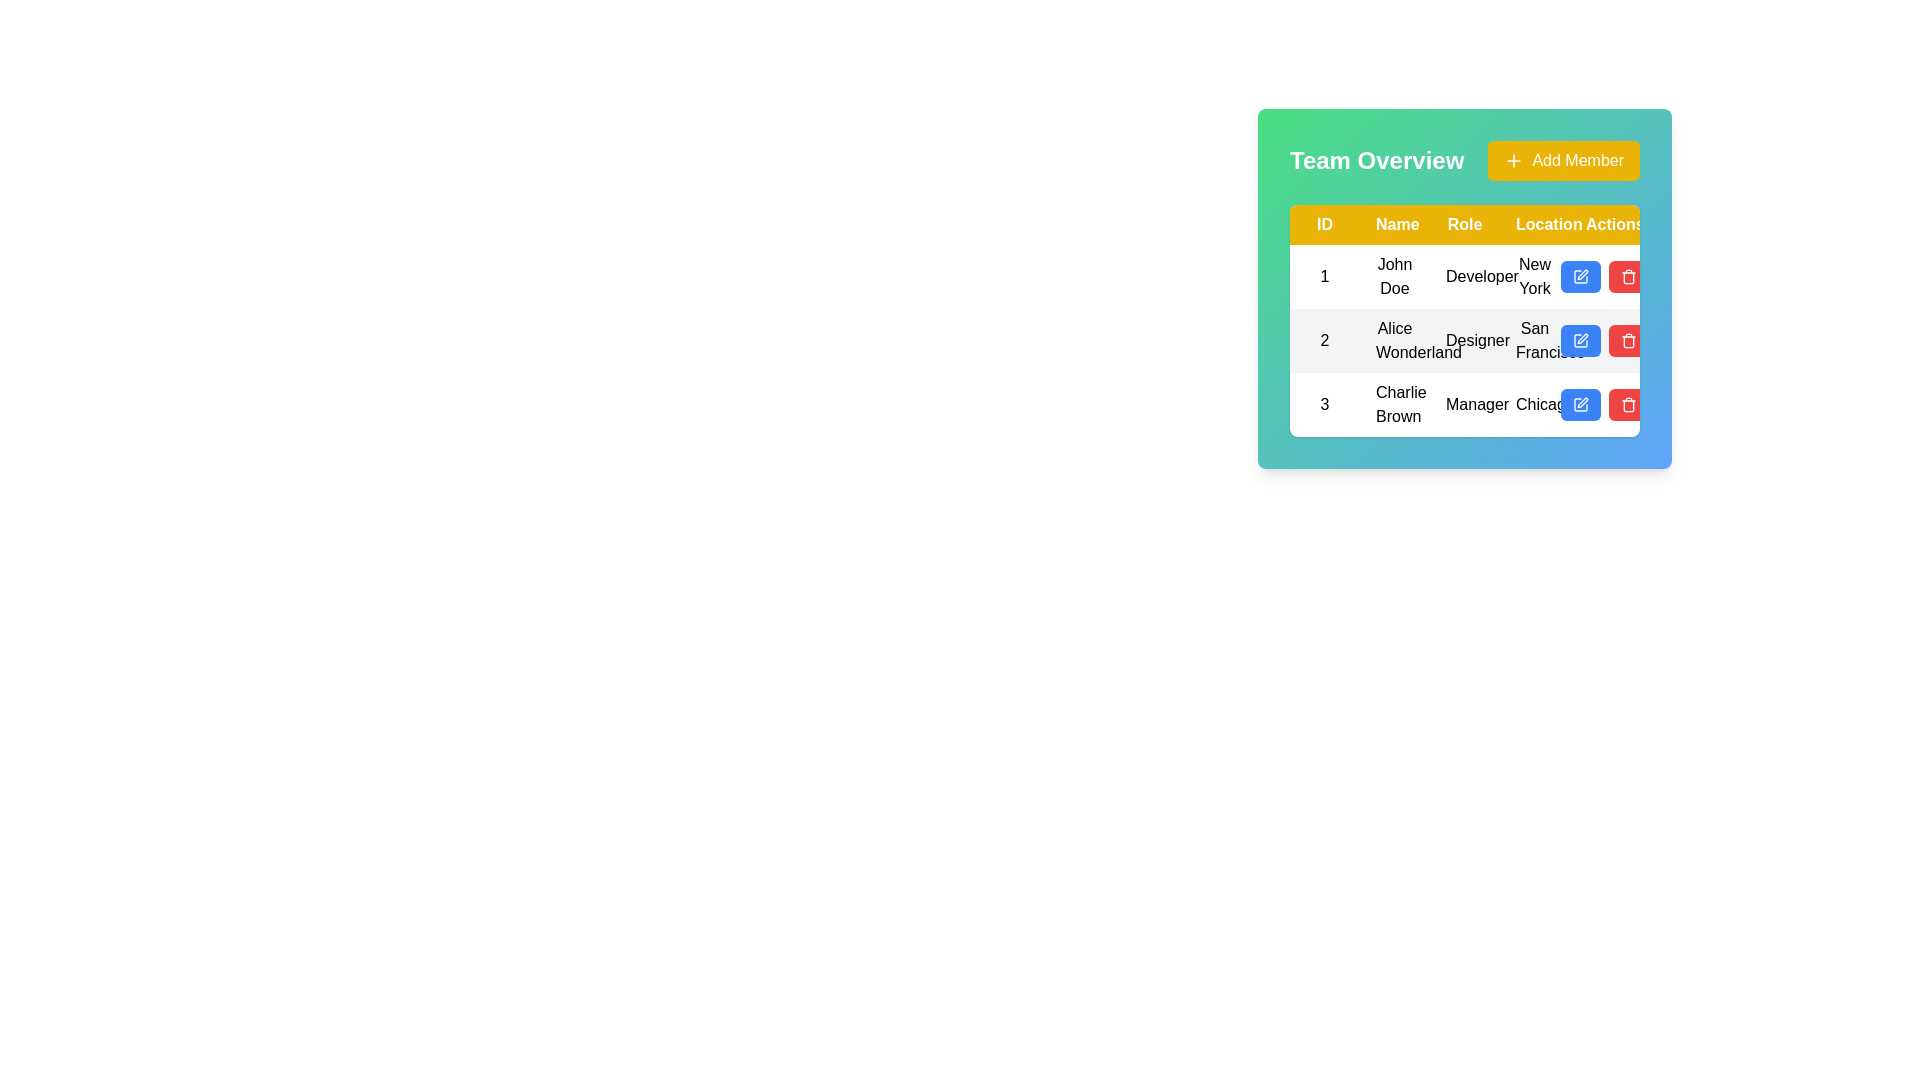 The height and width of the screenshot is (1080, 1920). I want to click on the first row of the 'Team Overview' table that displays user information including 'John Doe, Developer, New York' and action buttons for editing and deletion, so click(1464, 277).